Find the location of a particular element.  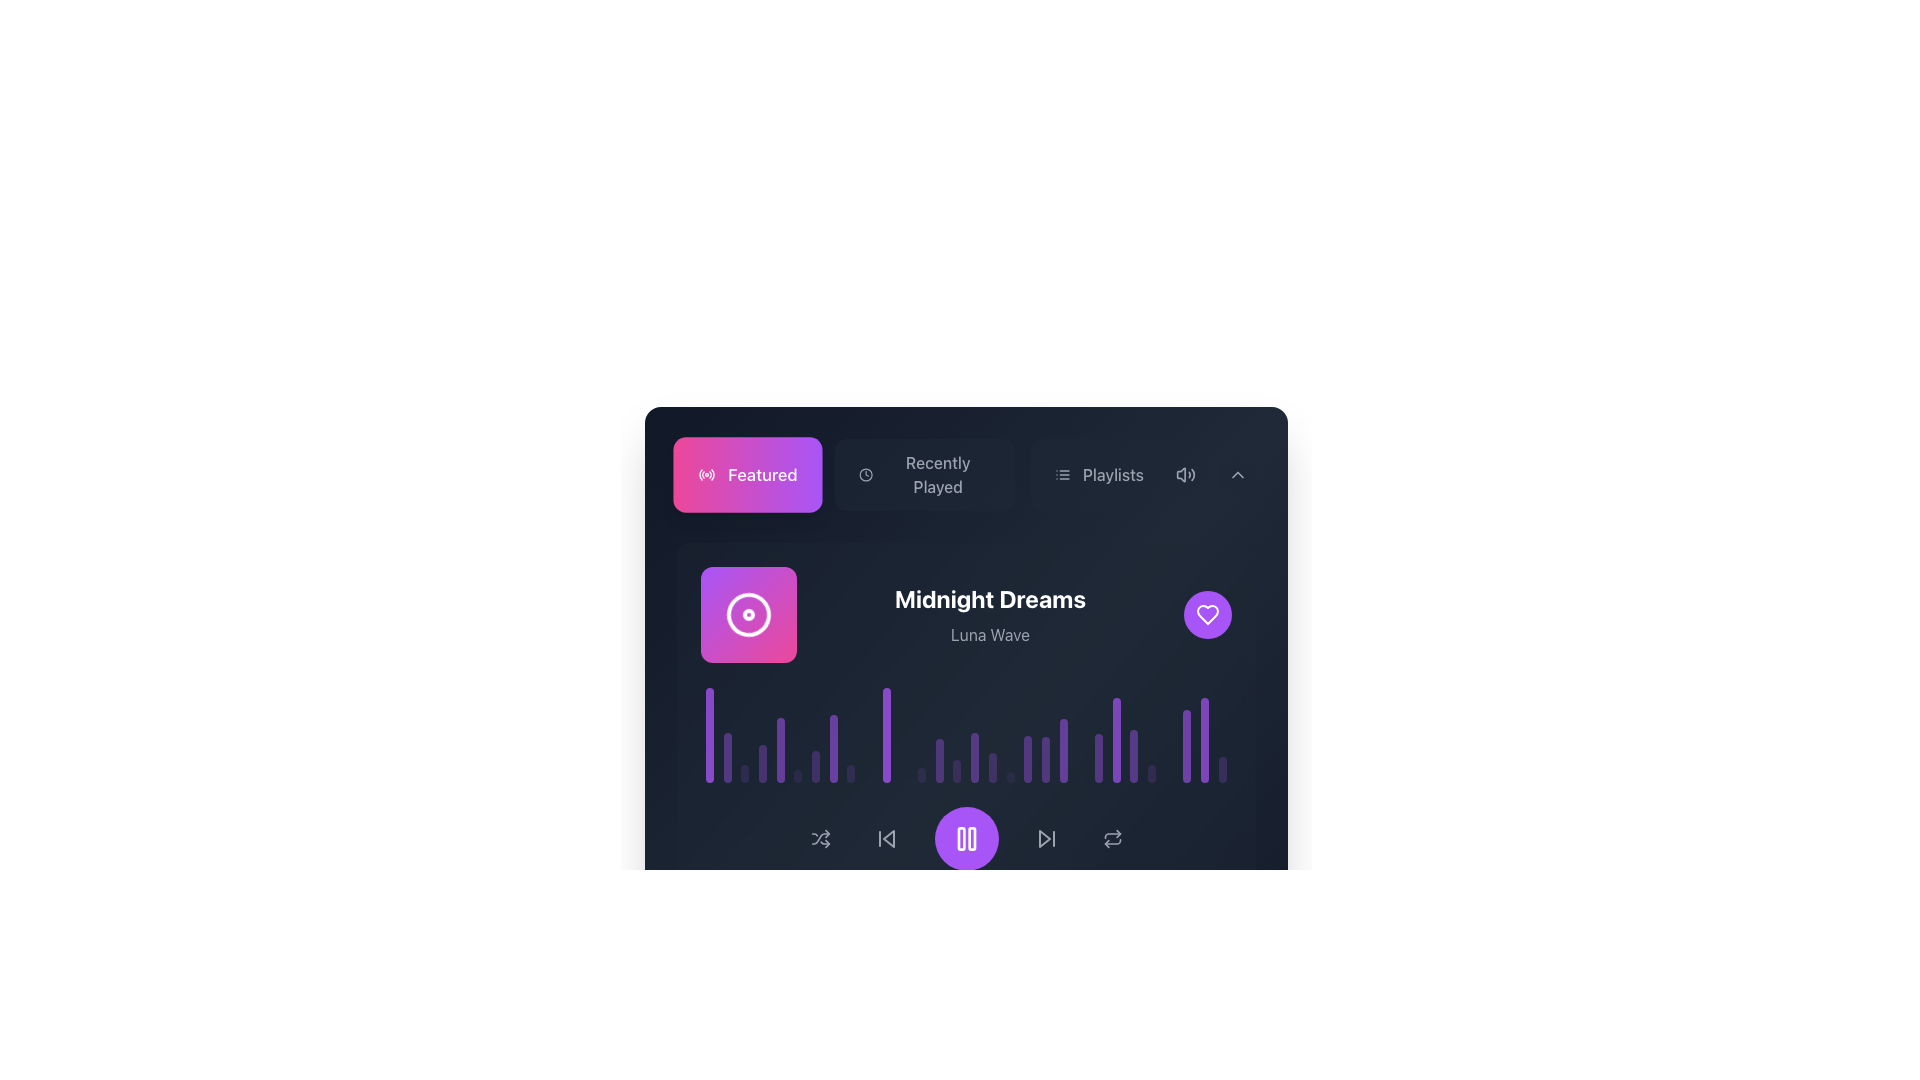

the skip-forward button, which is a triangular play symbol pointing right with a vertical line on its right side is located at coordinates (1045, 839).